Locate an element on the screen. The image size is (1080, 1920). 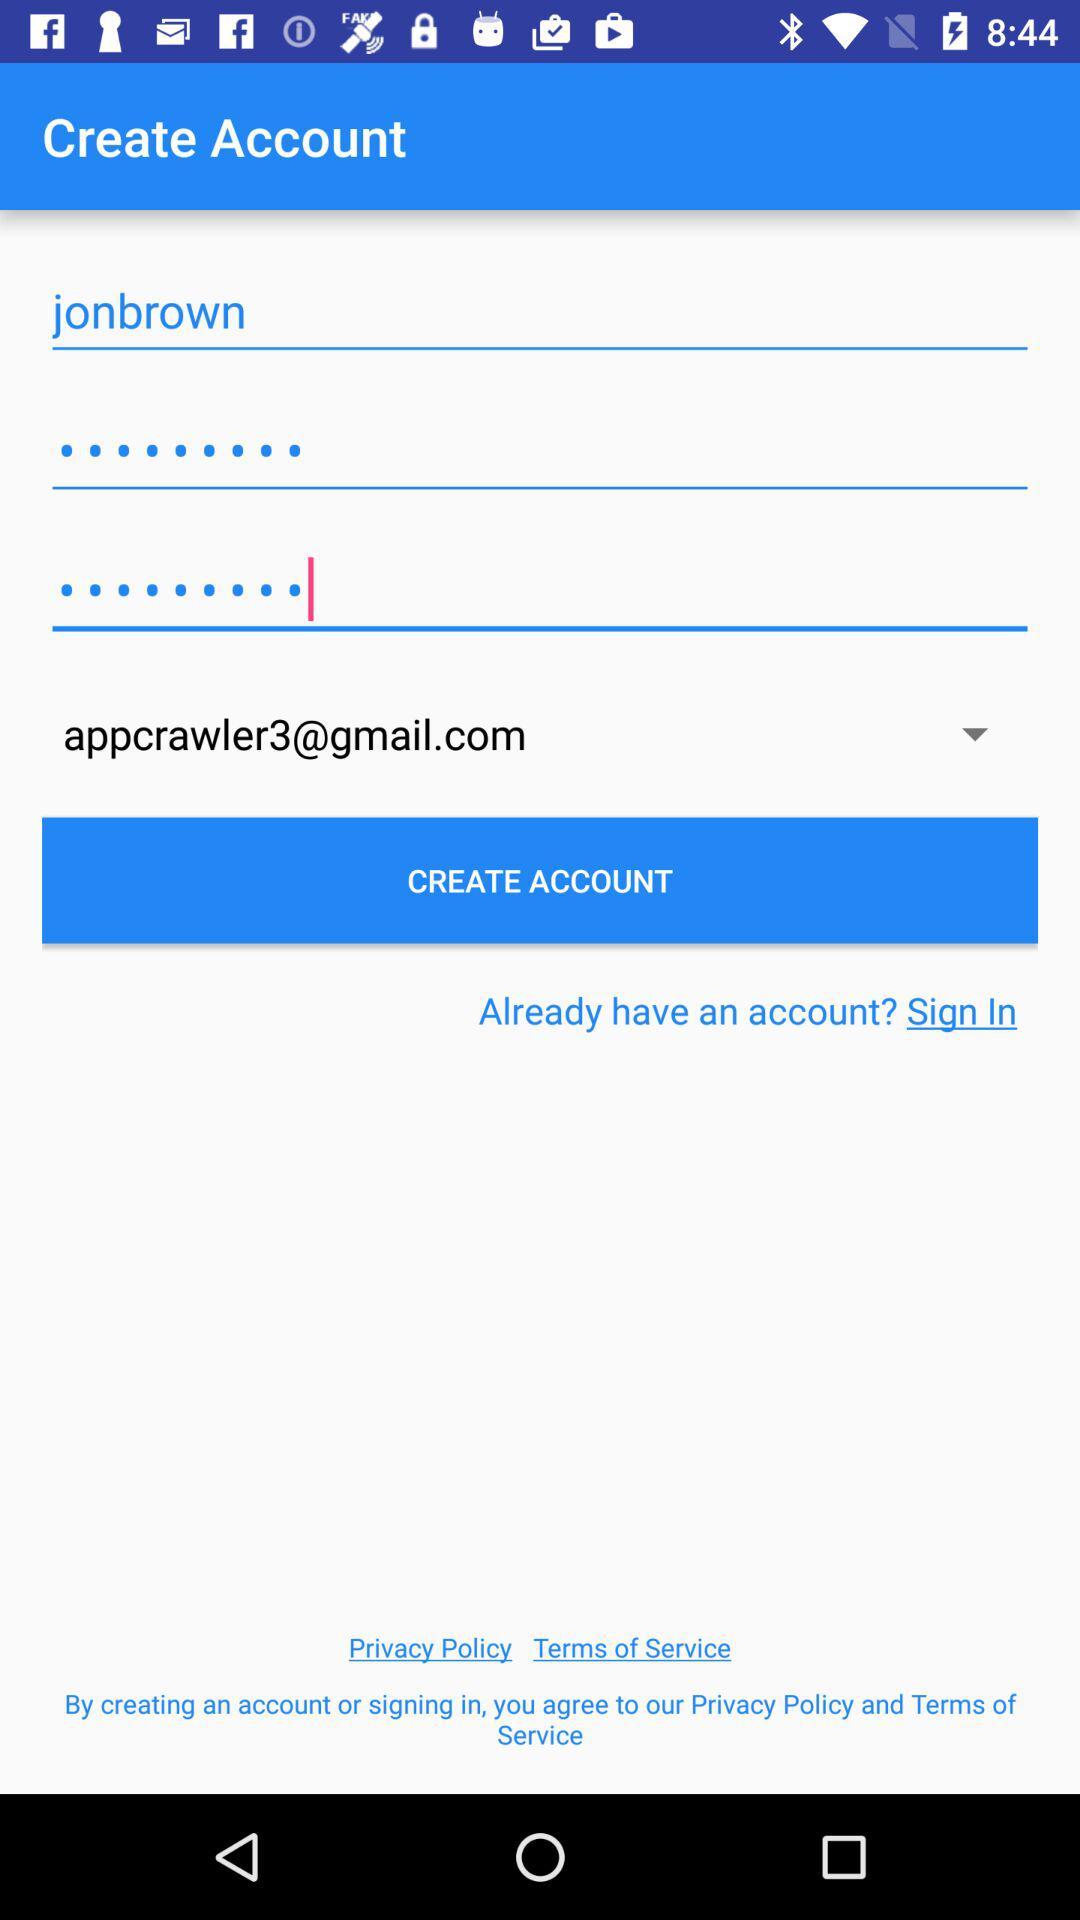
jonbrown icon is located at coordinates (540, 310).